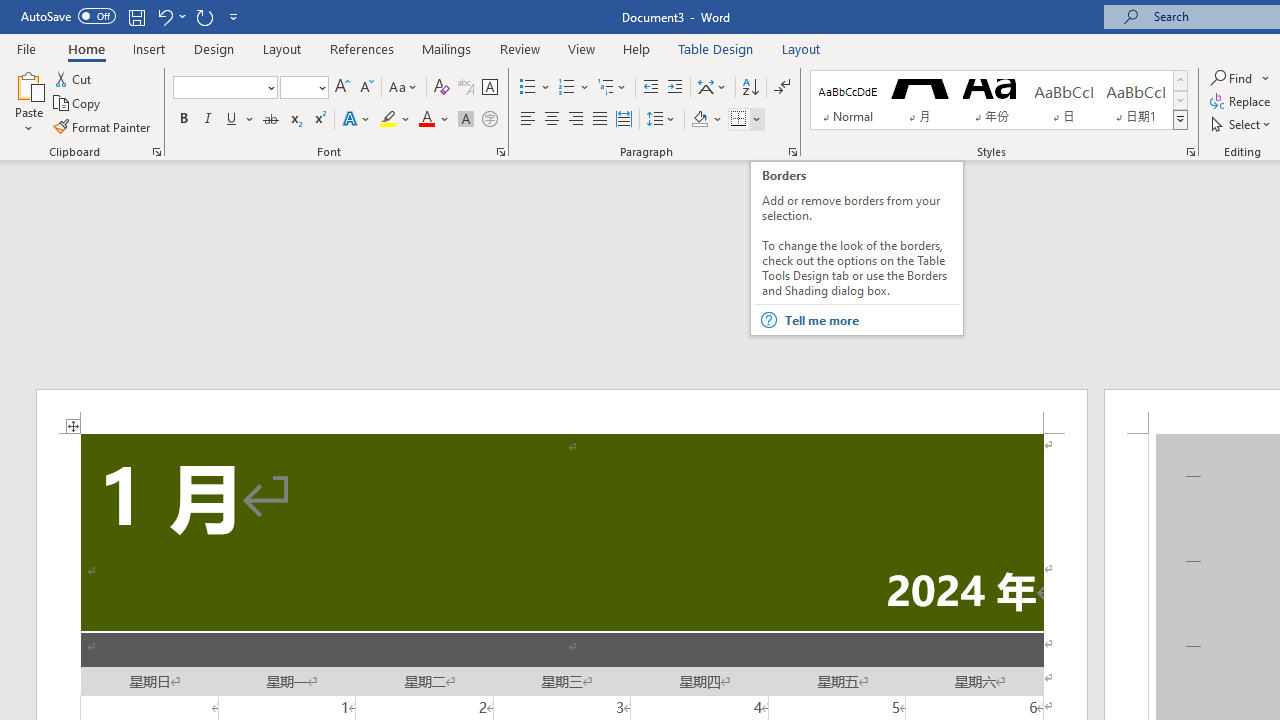  What do you see at coordinates (102, 127) in the screenshot?
I see `'Format Painter'` at bounding box center [102, 127].